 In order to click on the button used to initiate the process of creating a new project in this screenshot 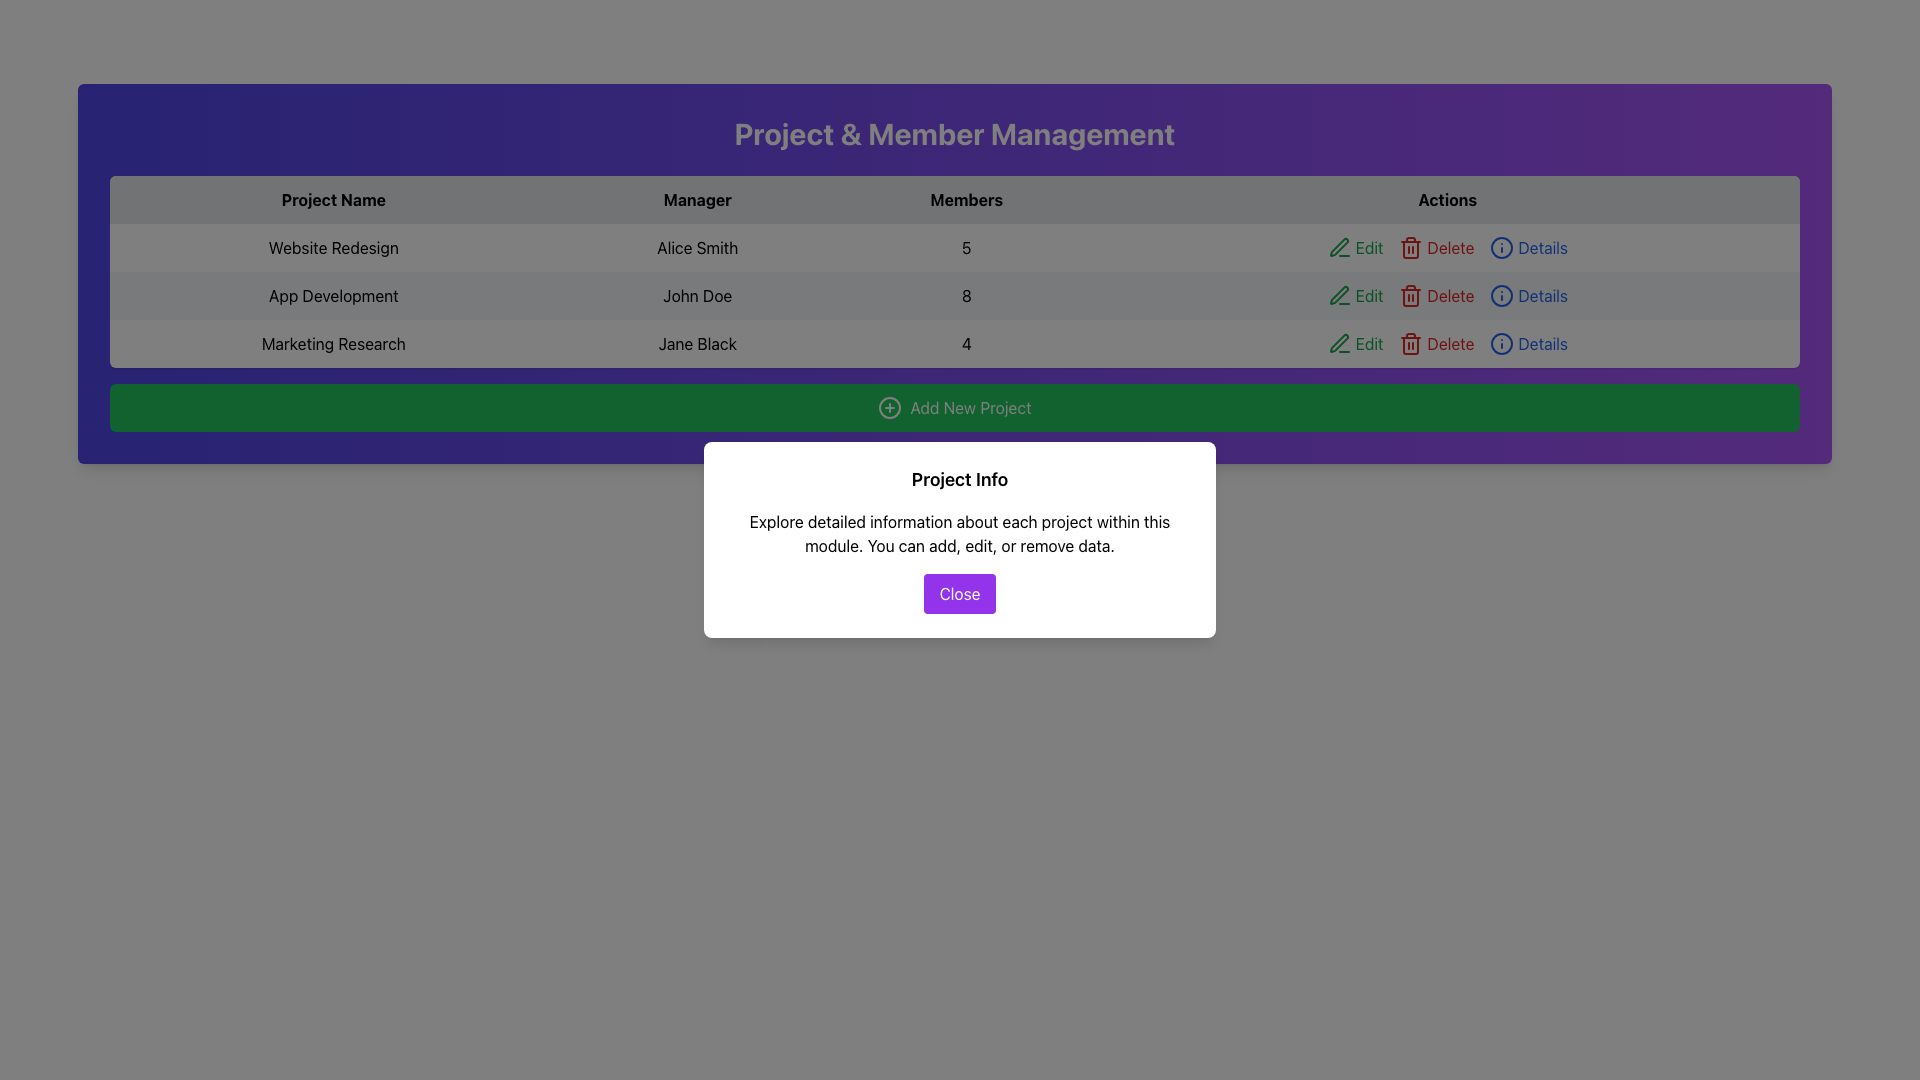, I will do `click(954, 407)`.